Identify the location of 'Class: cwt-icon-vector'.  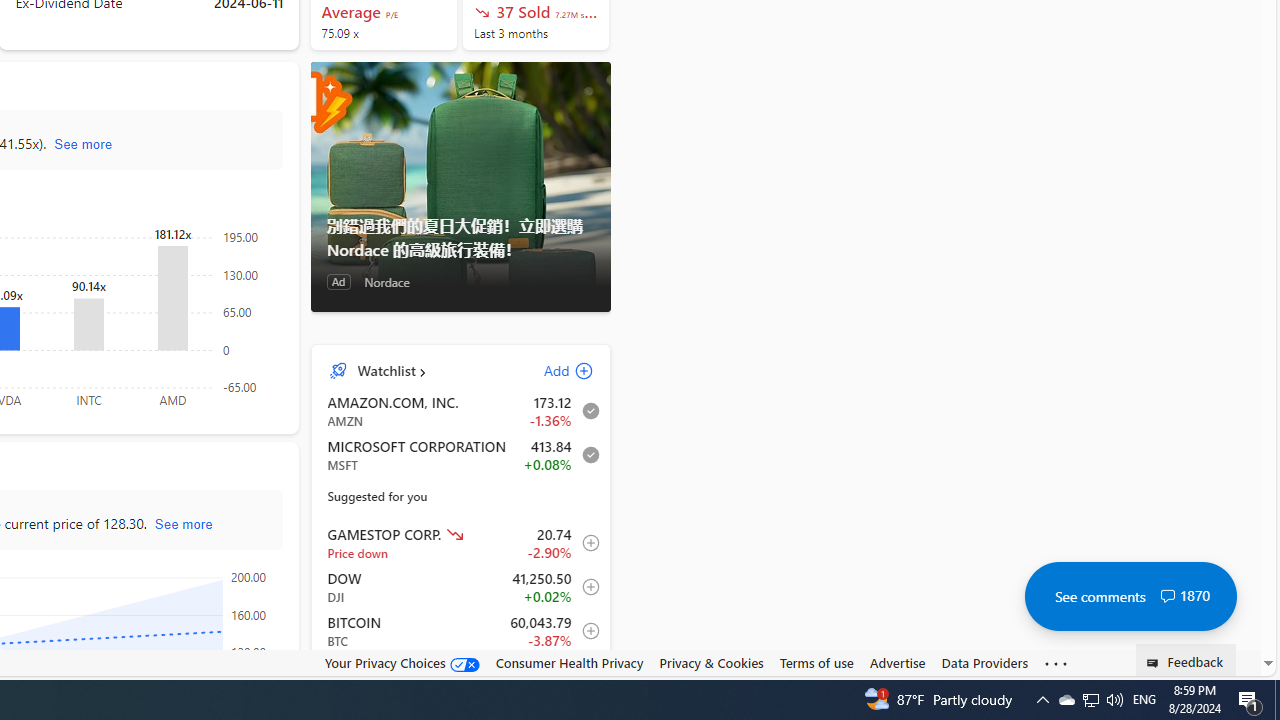
(1167, 595).